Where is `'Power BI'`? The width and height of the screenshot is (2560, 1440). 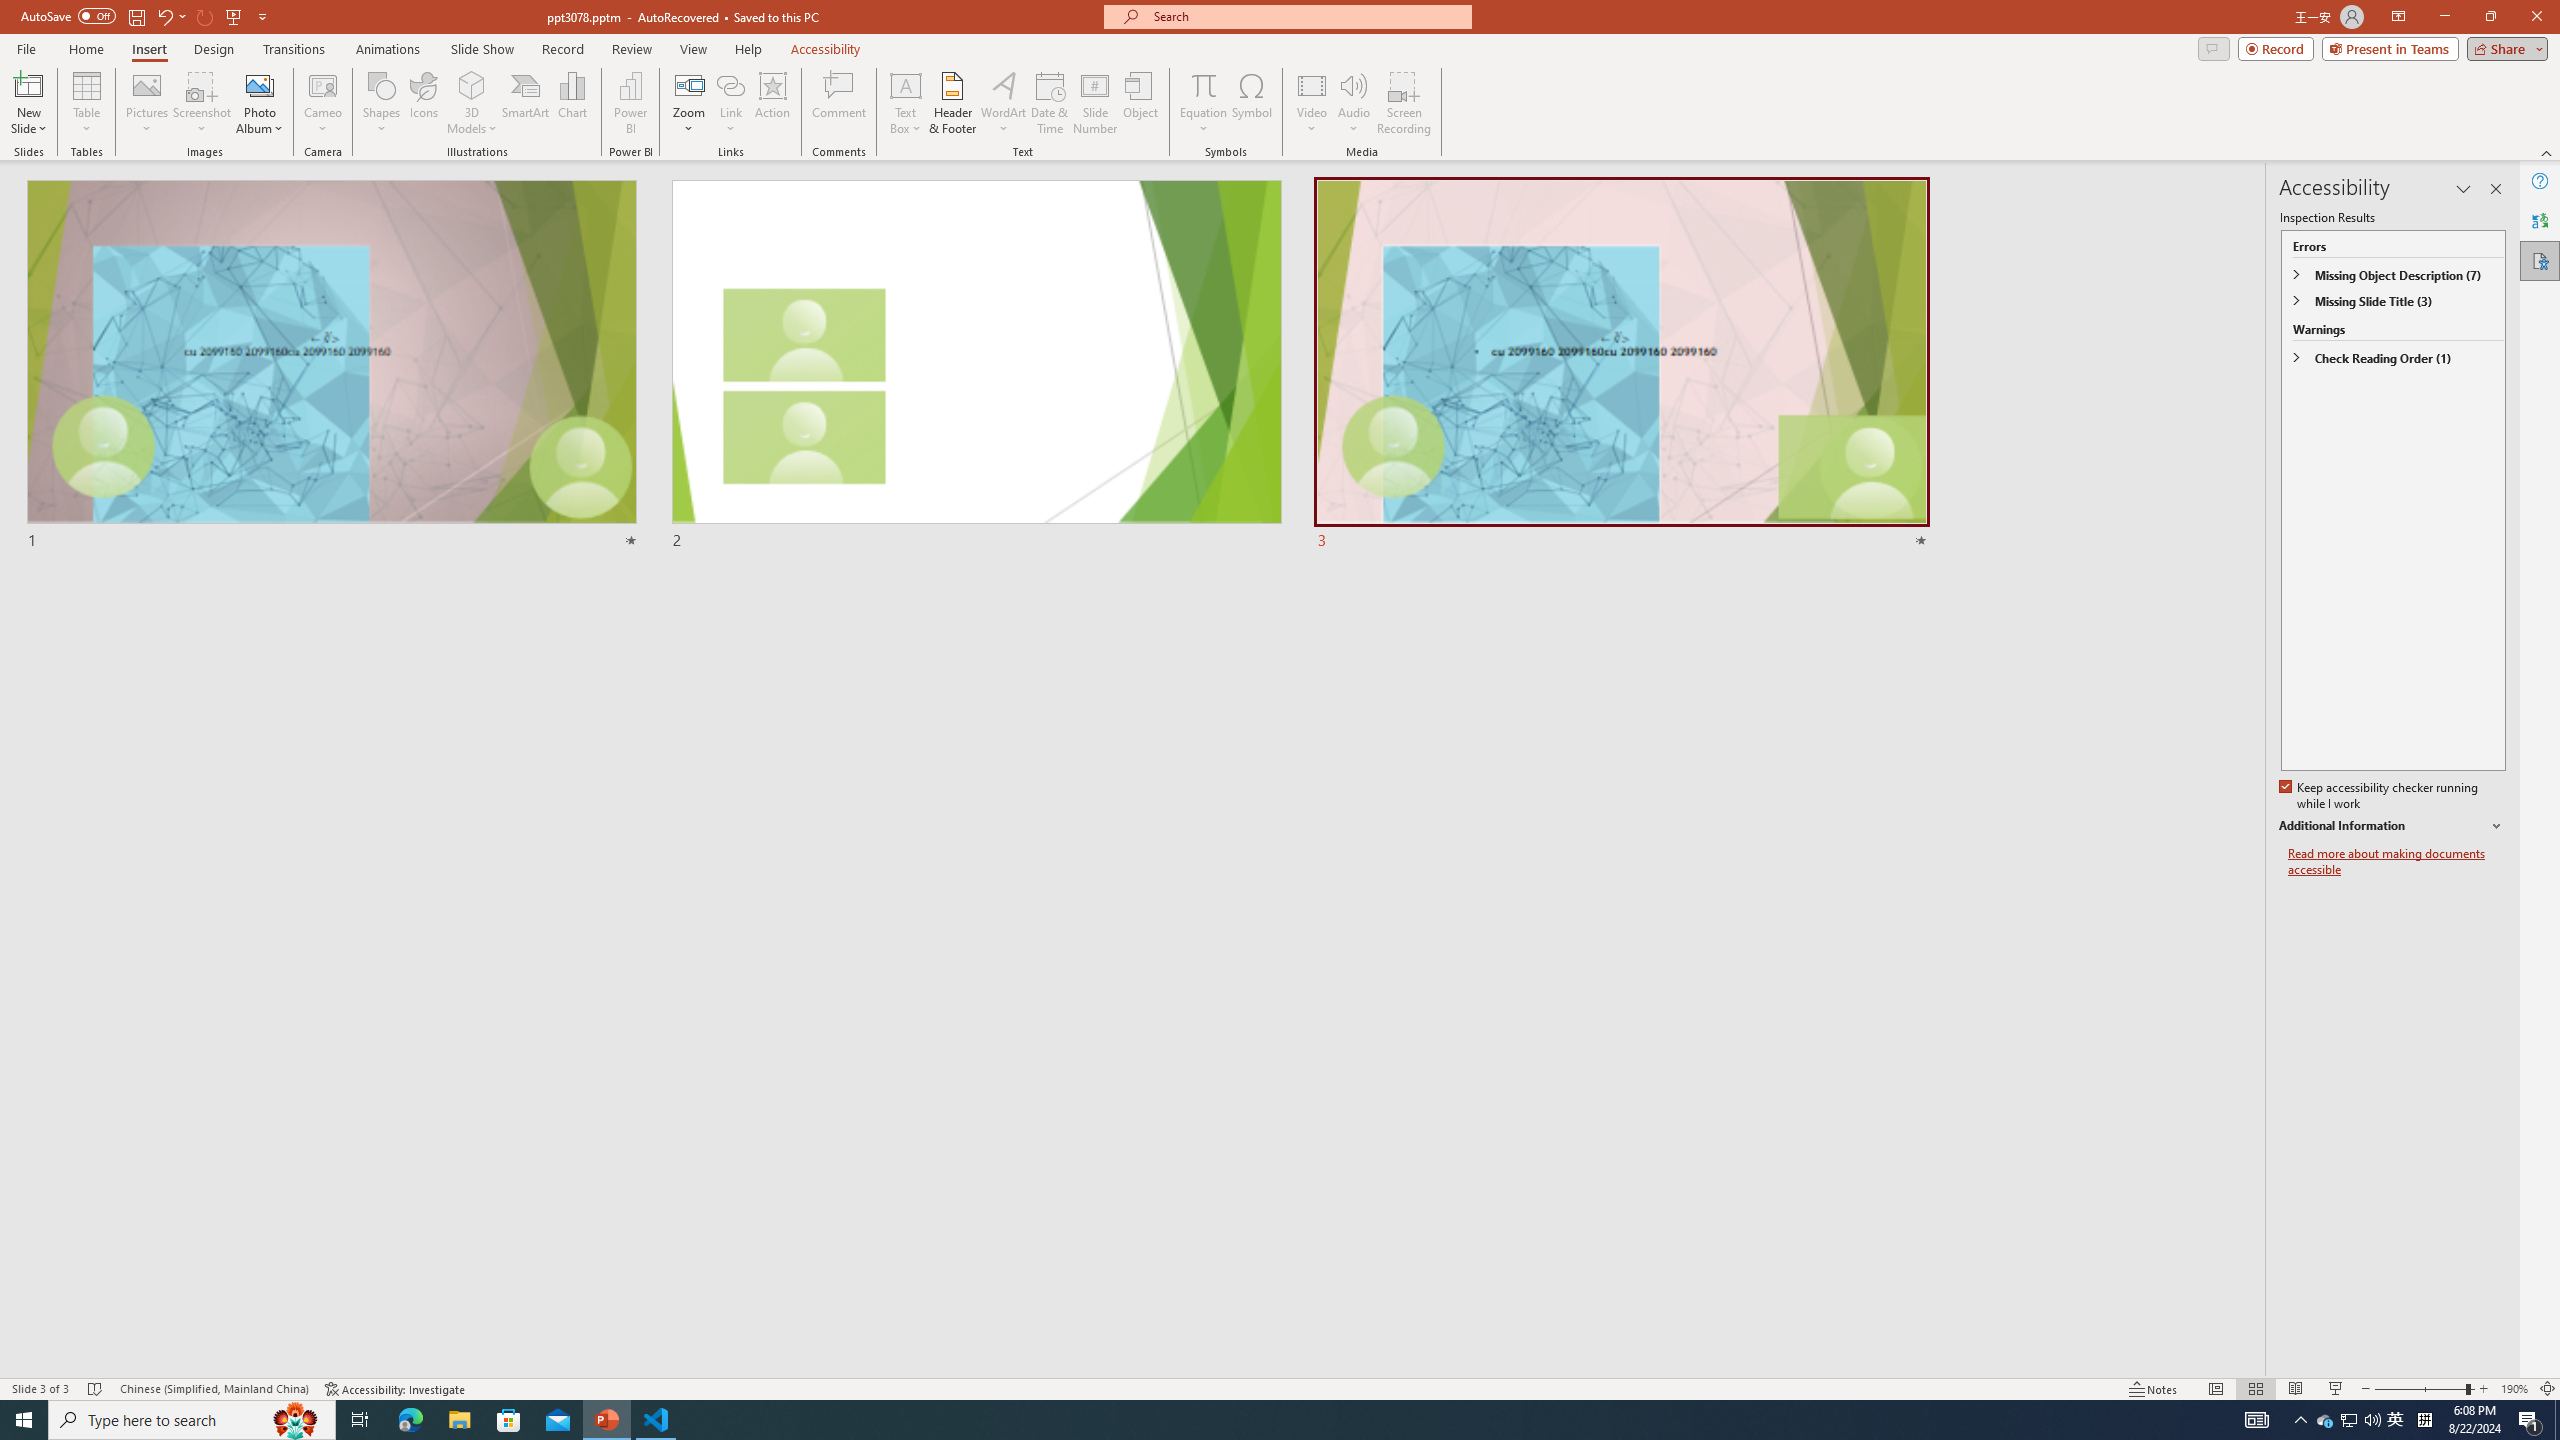
'Power BI' is located at coordinates (631, 103).